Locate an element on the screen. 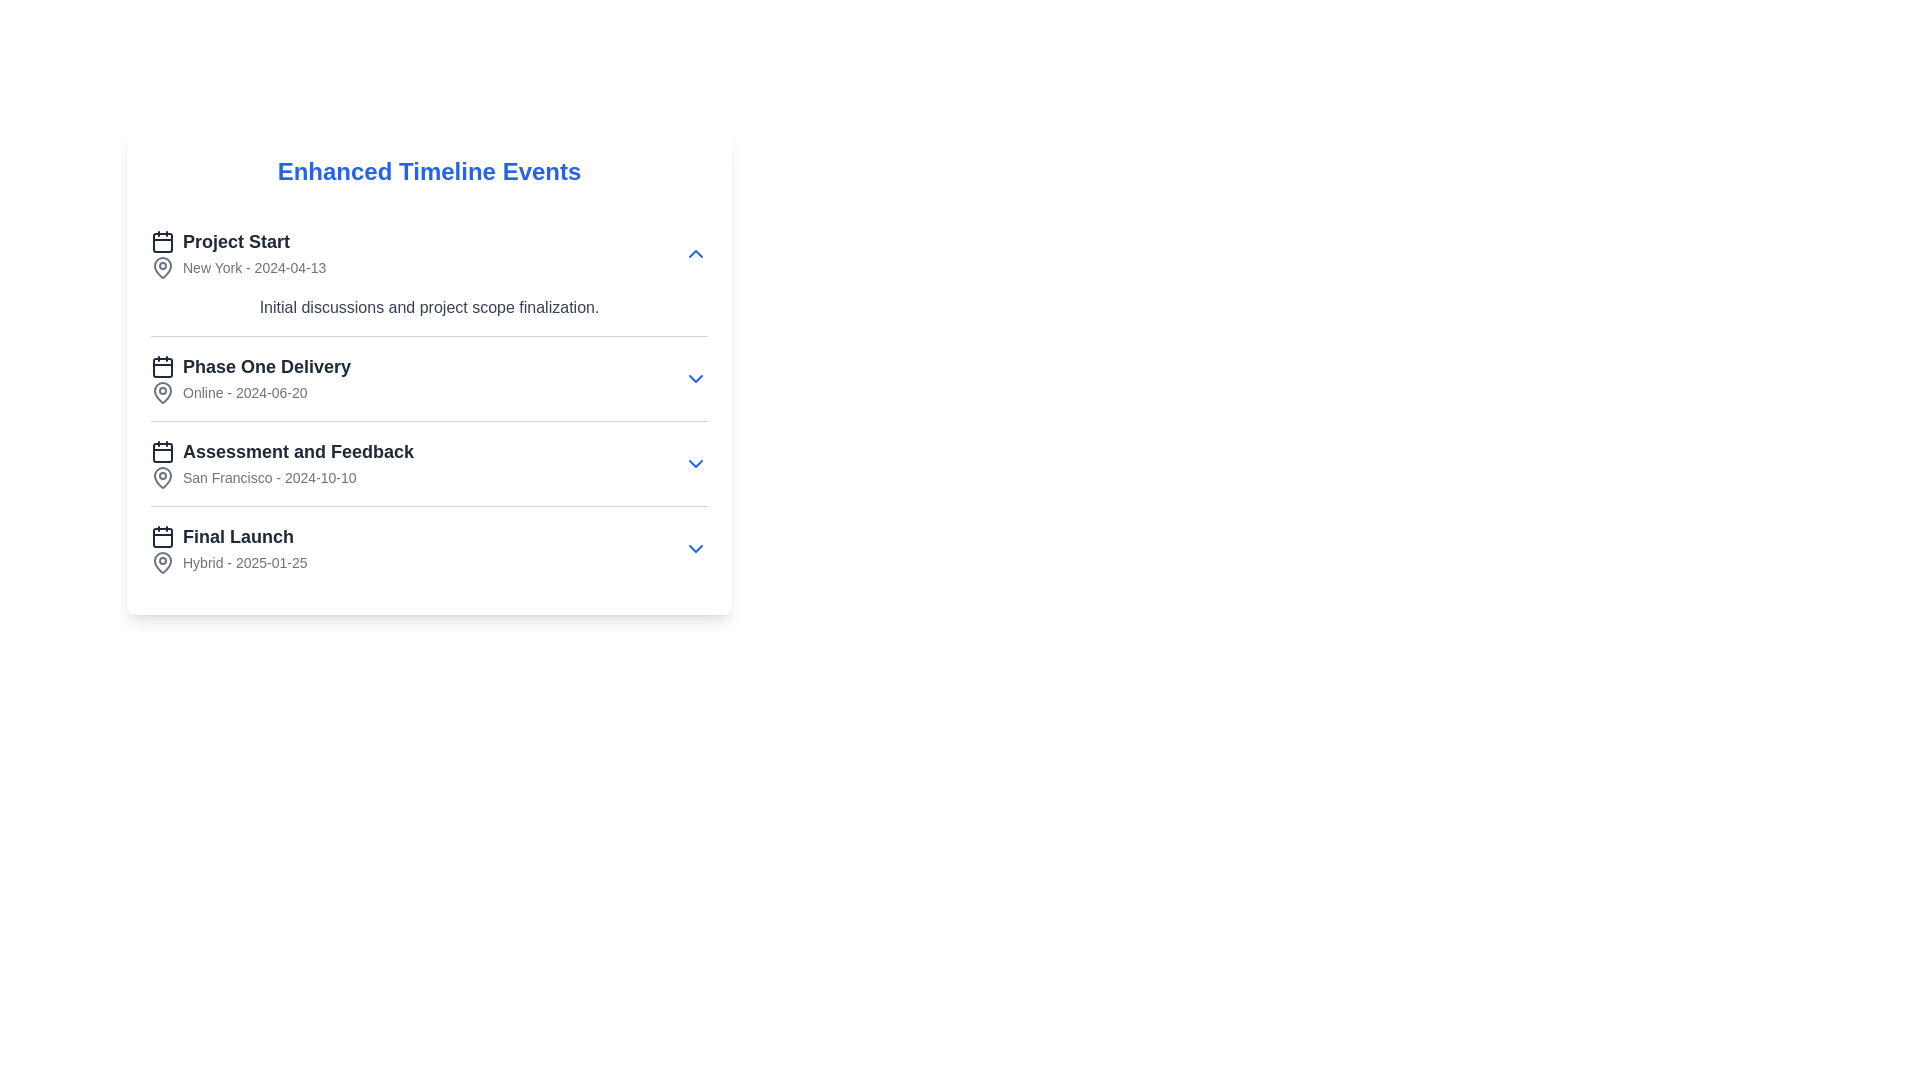 Image resolution: width=1920 pixels, height=1080 pixels. the map pin icon located to the left of the text 'Hybrid - 2025-01-25' in the 'Final Launch' section of the timeline interface is located at coordinates (163, 563).